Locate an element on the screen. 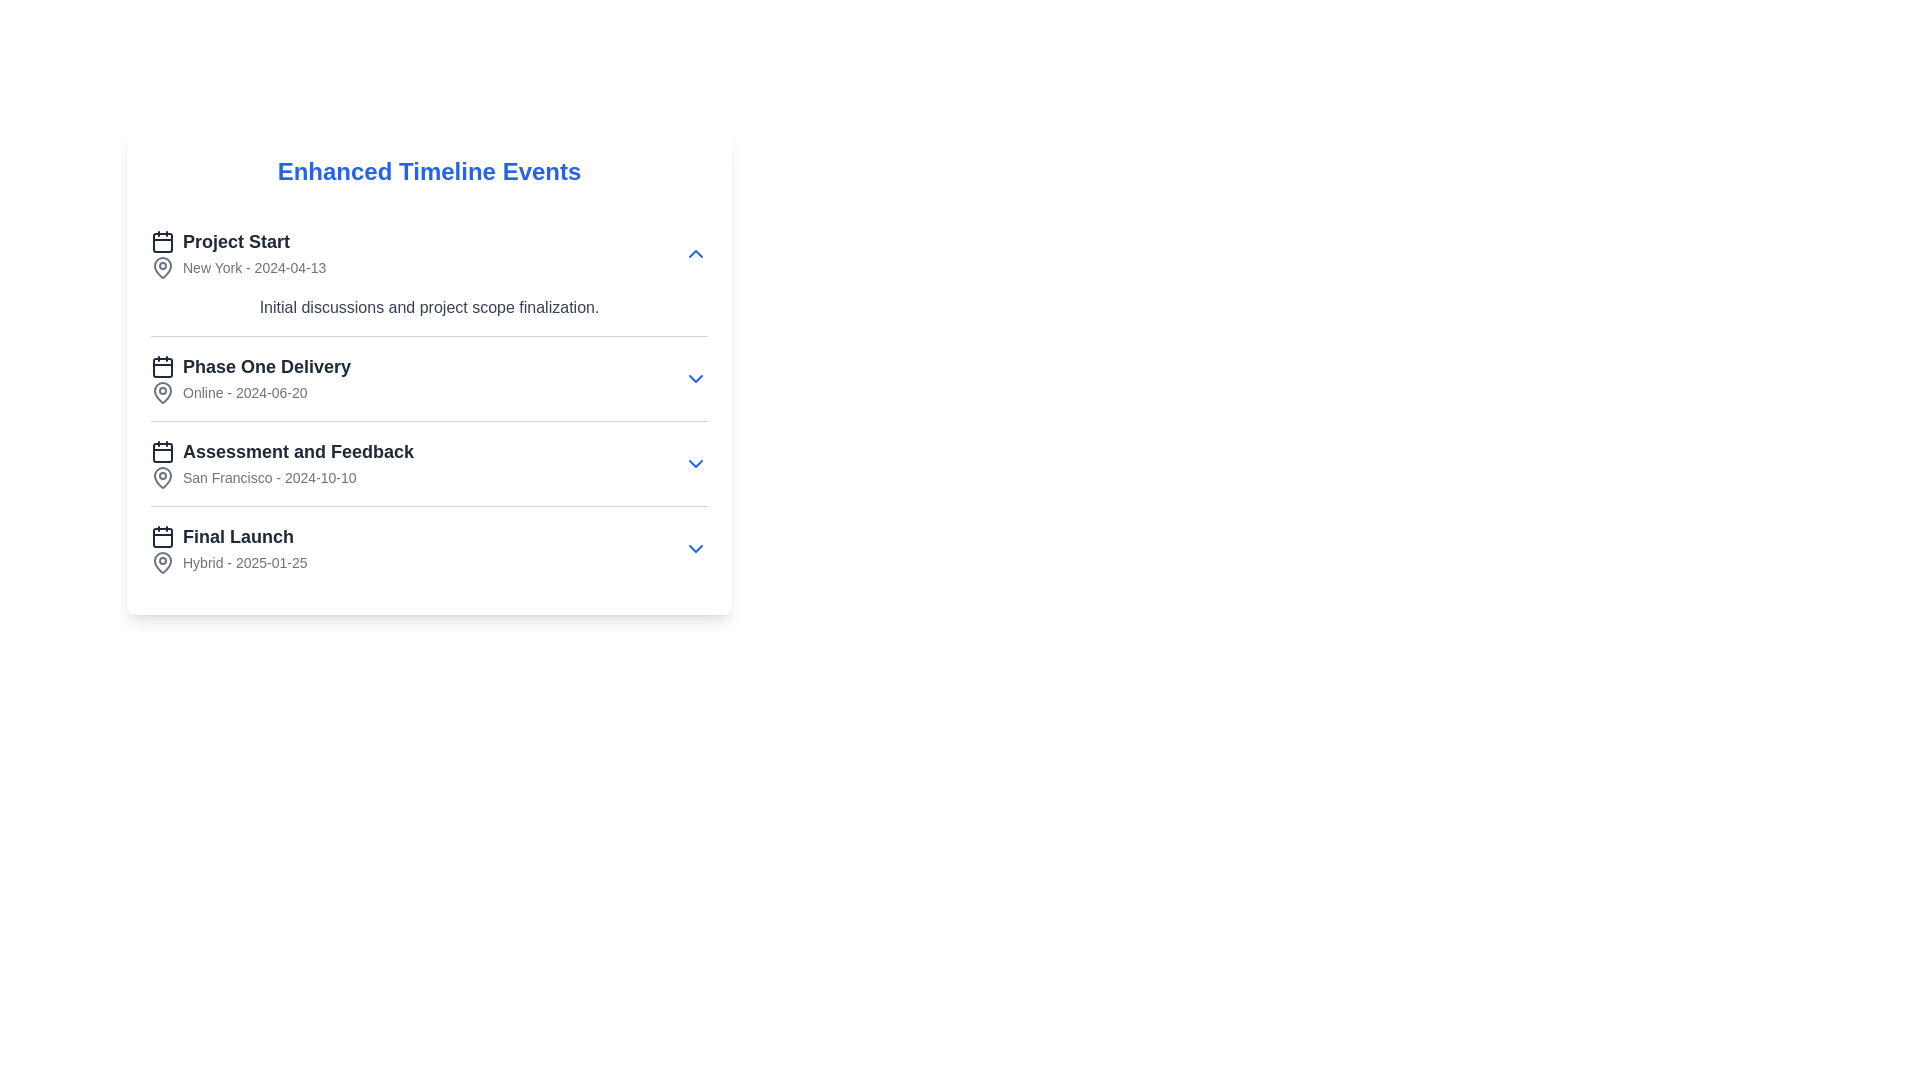 Image resolution: width=1920 pixels, height=1080 pixels. the map pin icon located to the left of the text 'Hybrid - 2025-01-25' in the 'Final Launch' section of the timeline interface is located at coordinates (163, 563).